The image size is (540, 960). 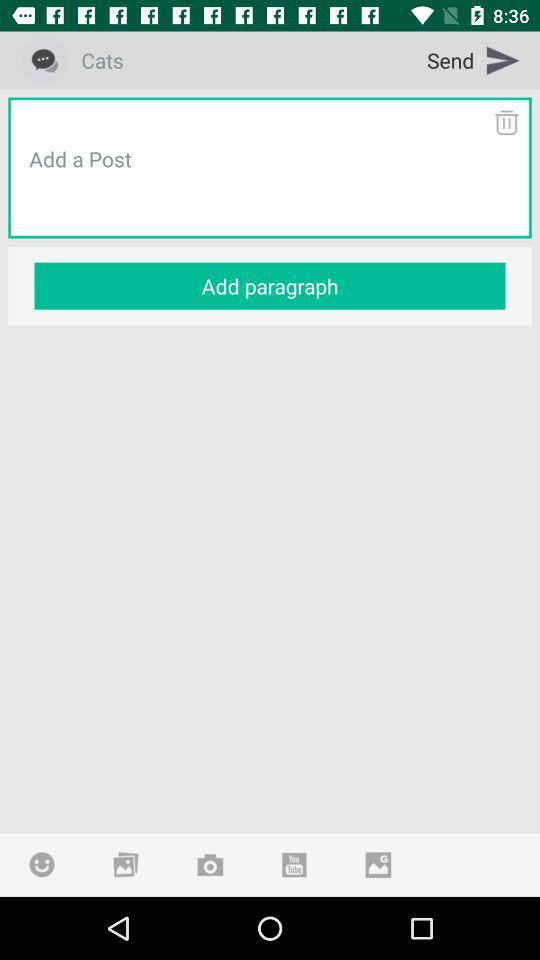 What do you see at coordinates (270, 285) in the screenshot?
I see `the add paragraph icon` at bounding box center [270, 285].